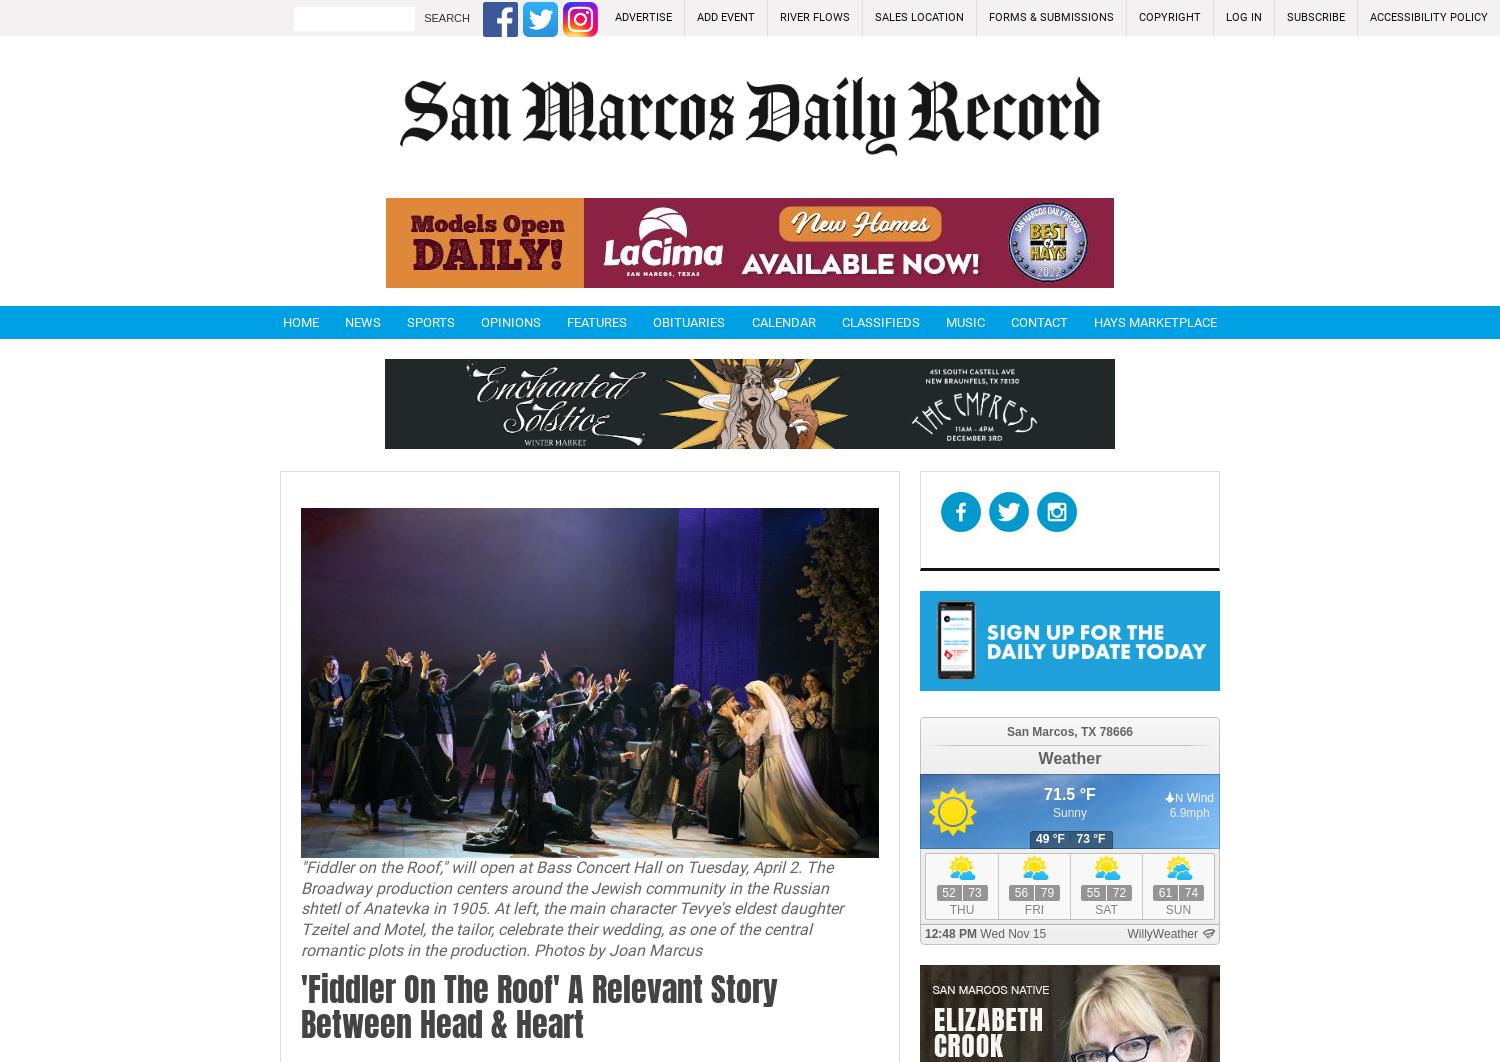  I want to click on 'Home', so click(301, 321).